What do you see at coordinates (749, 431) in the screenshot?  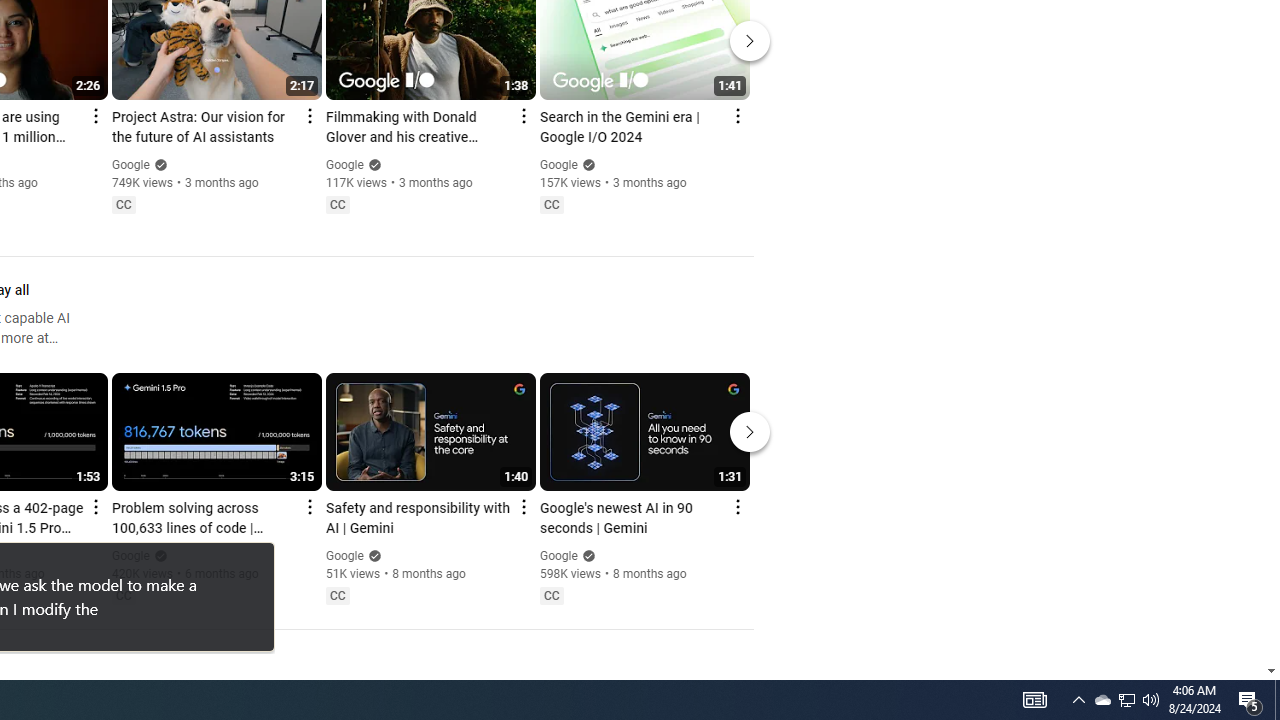 I see `'Next'` at bounding box center [749, 431].